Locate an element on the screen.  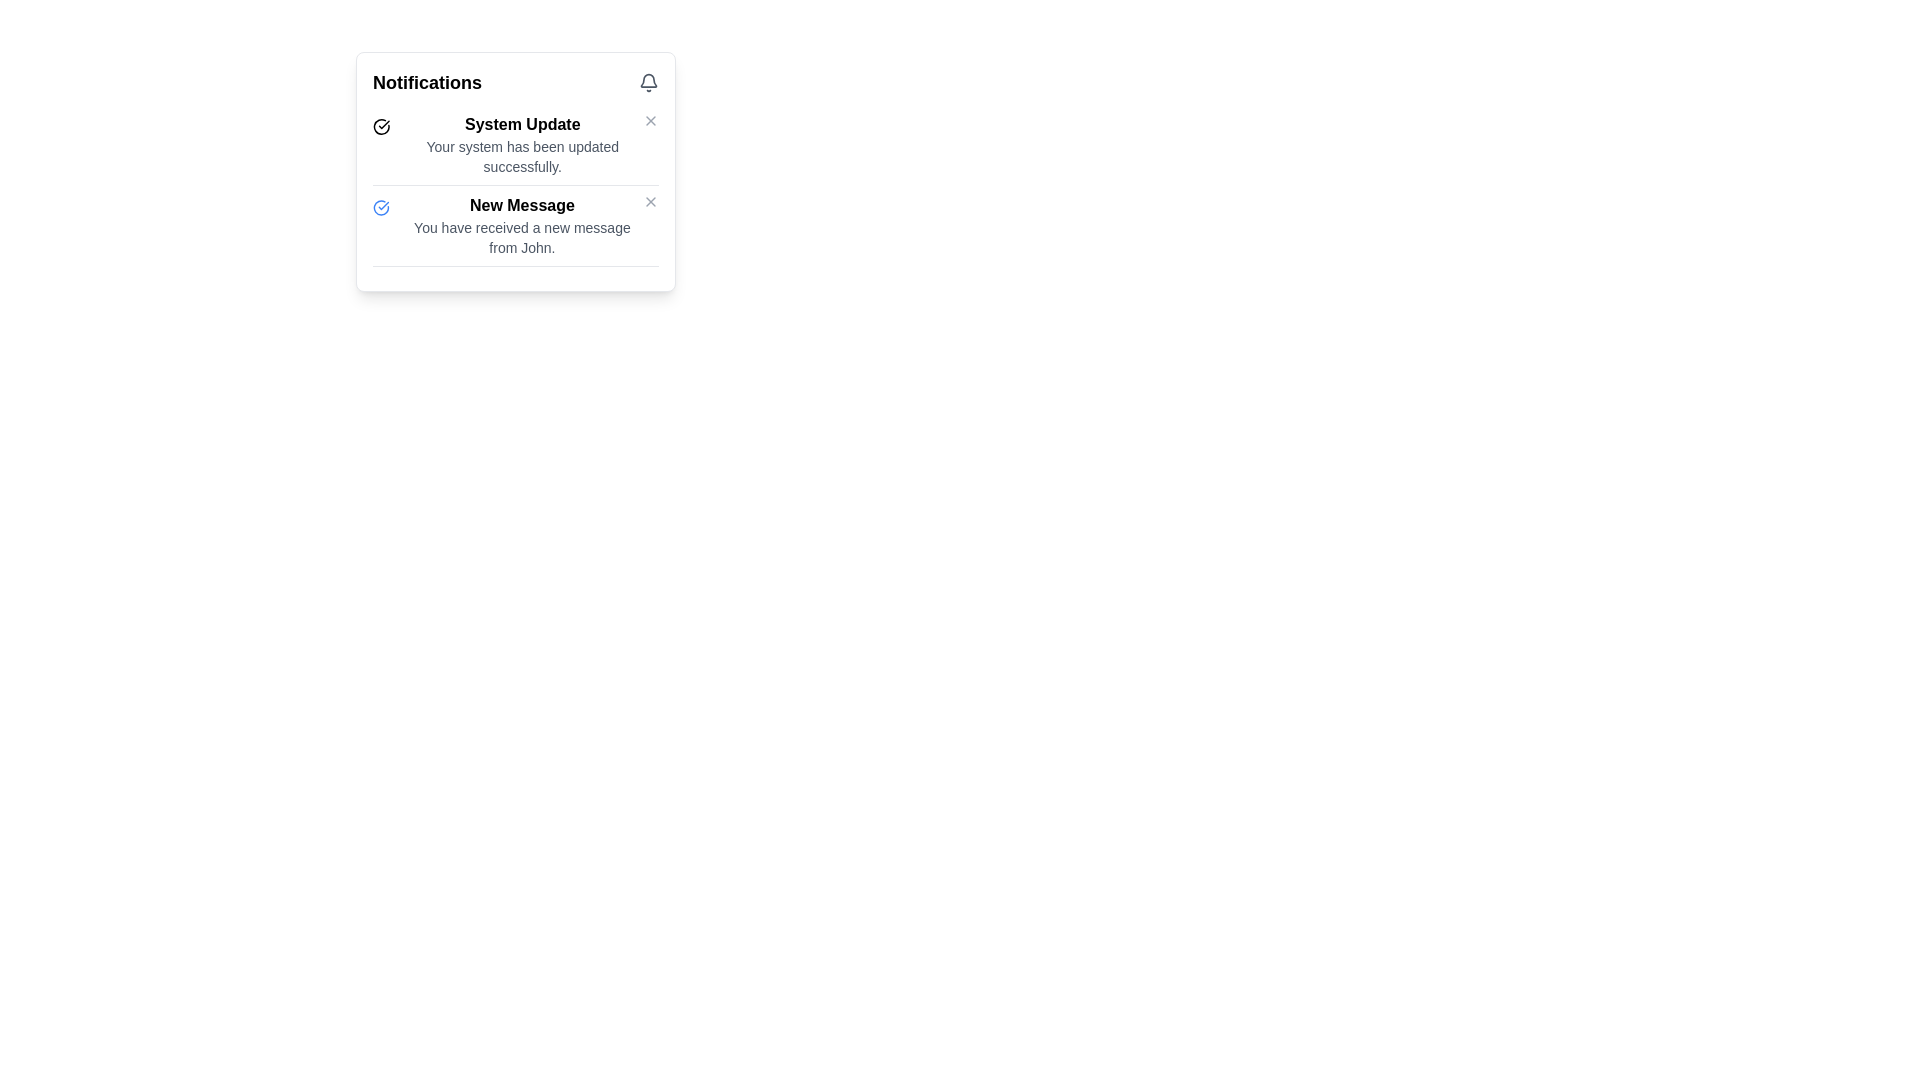
success message text located directly under the 'System Update' header within the notification card is located at coordinates (522, 156).